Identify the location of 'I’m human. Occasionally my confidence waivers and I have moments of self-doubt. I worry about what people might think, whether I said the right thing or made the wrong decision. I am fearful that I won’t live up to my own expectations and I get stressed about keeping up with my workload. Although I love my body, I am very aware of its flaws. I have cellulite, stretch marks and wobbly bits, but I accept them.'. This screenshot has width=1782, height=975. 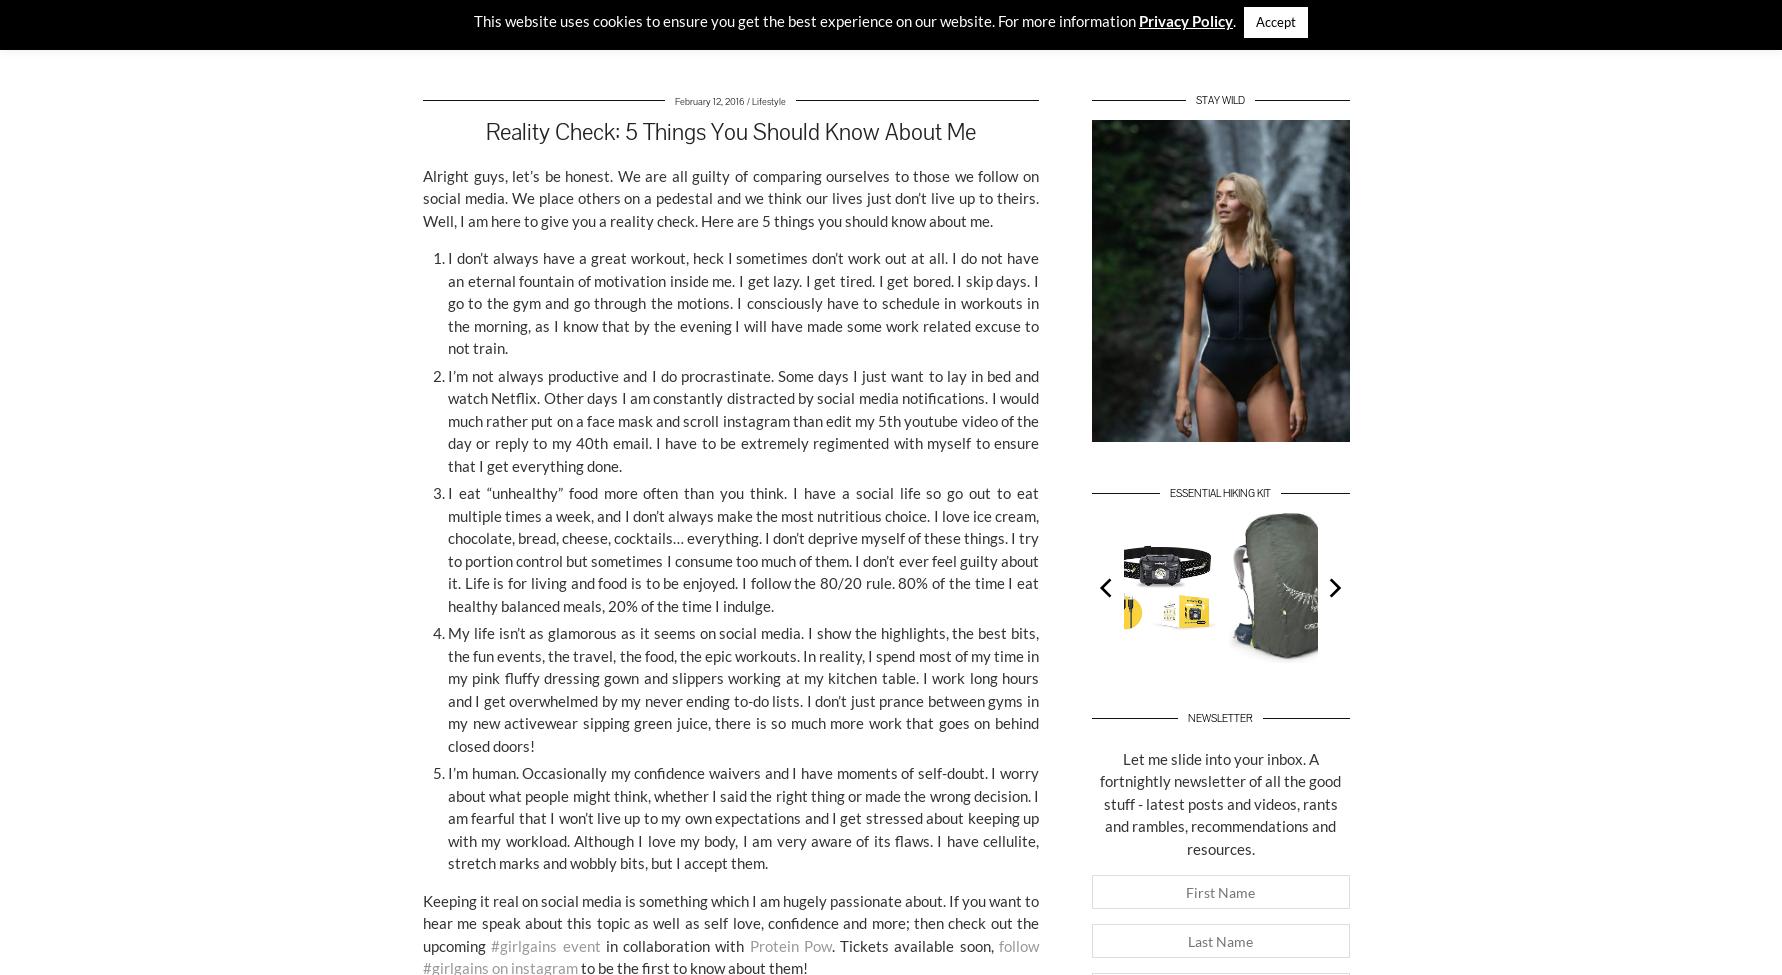
(742, 818).